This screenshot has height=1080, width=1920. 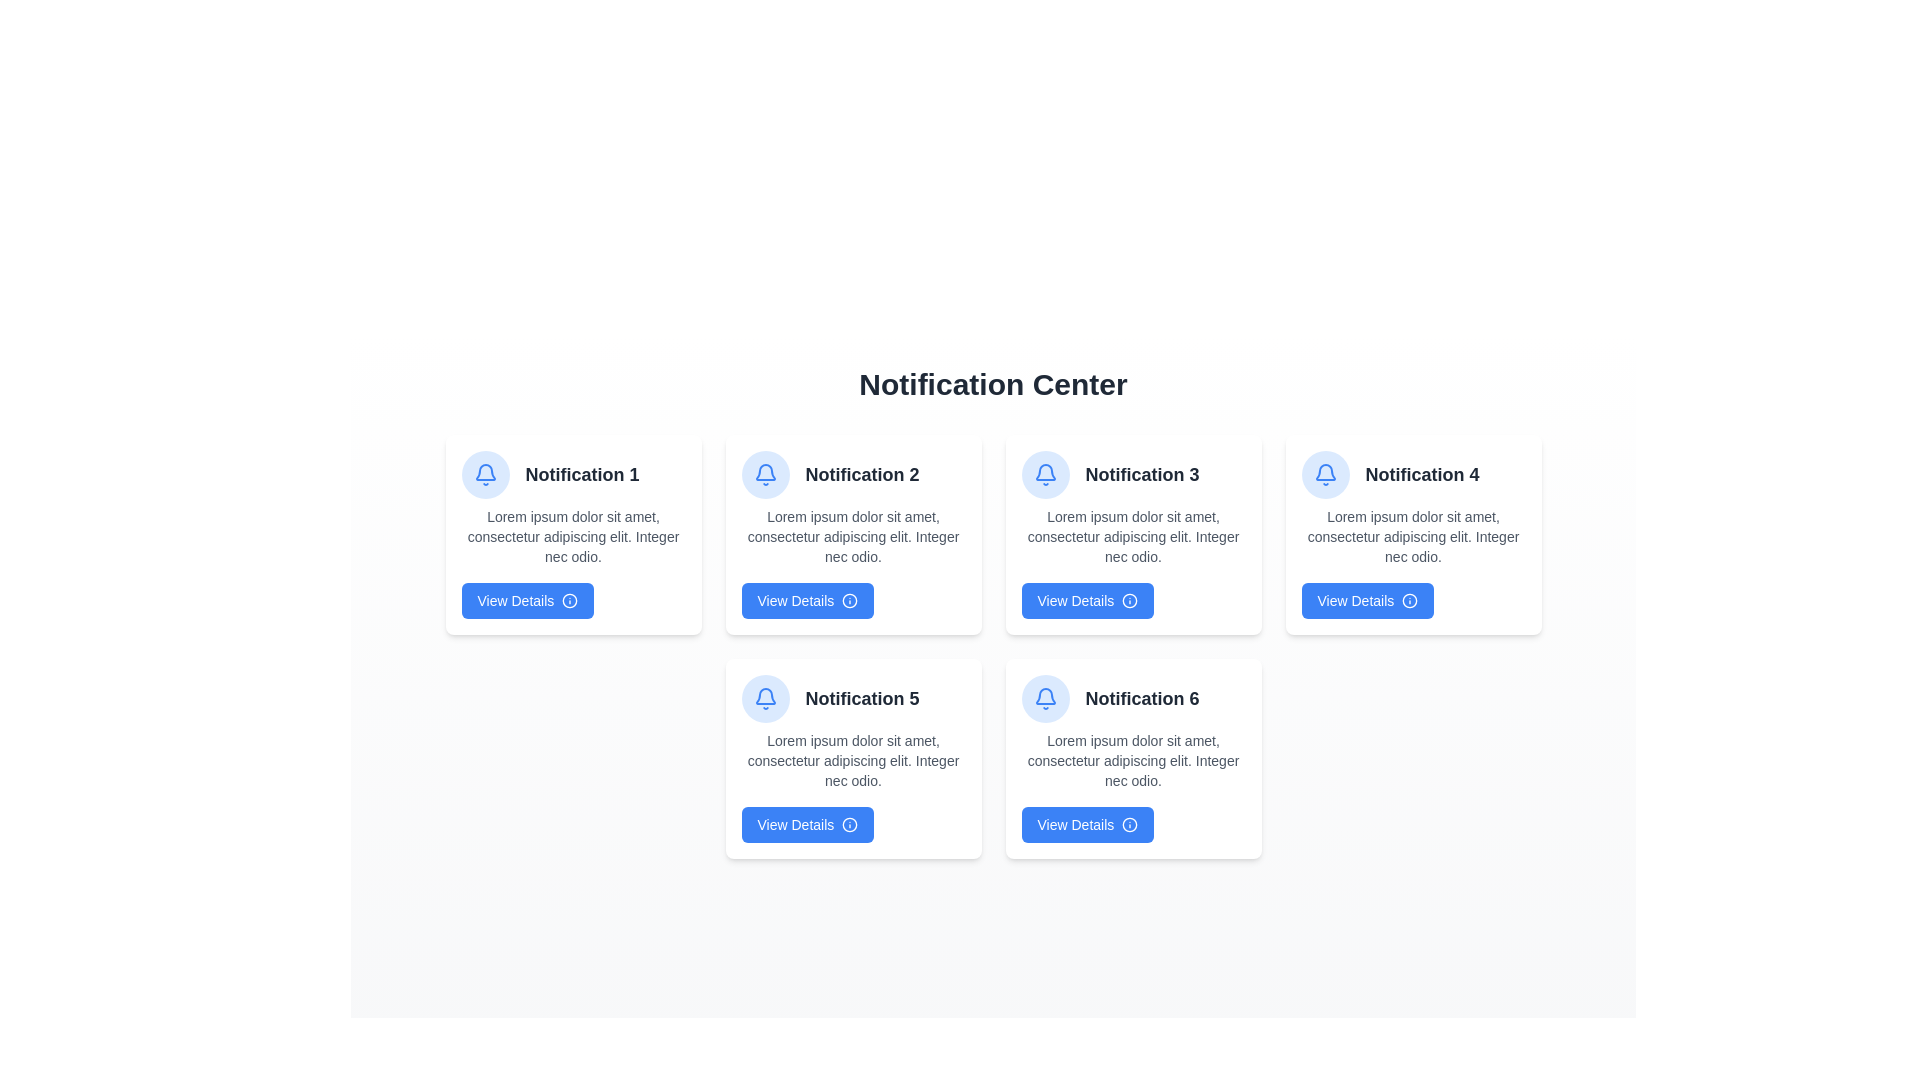 I want to click on the circular notification icon with a light blue background and a blue bell symbol, so click(x=1044, y=474).